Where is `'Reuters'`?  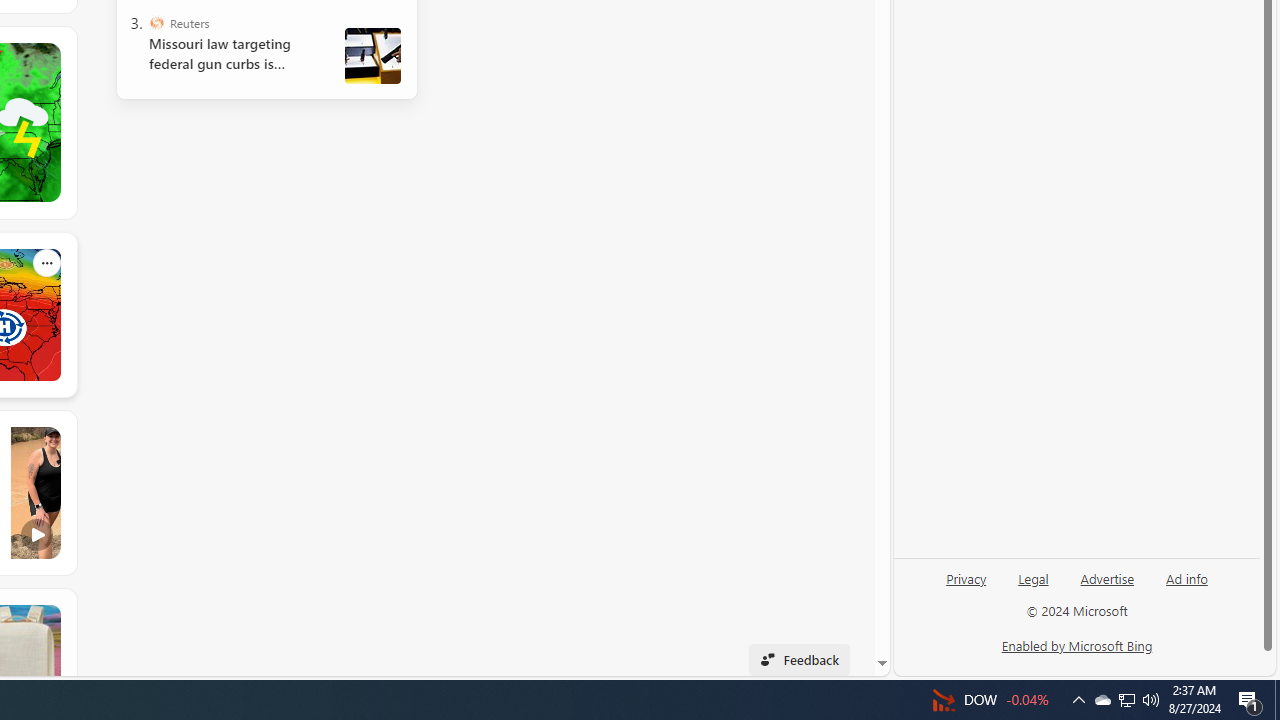
'Reuters' is located at coordinates (155, 23).